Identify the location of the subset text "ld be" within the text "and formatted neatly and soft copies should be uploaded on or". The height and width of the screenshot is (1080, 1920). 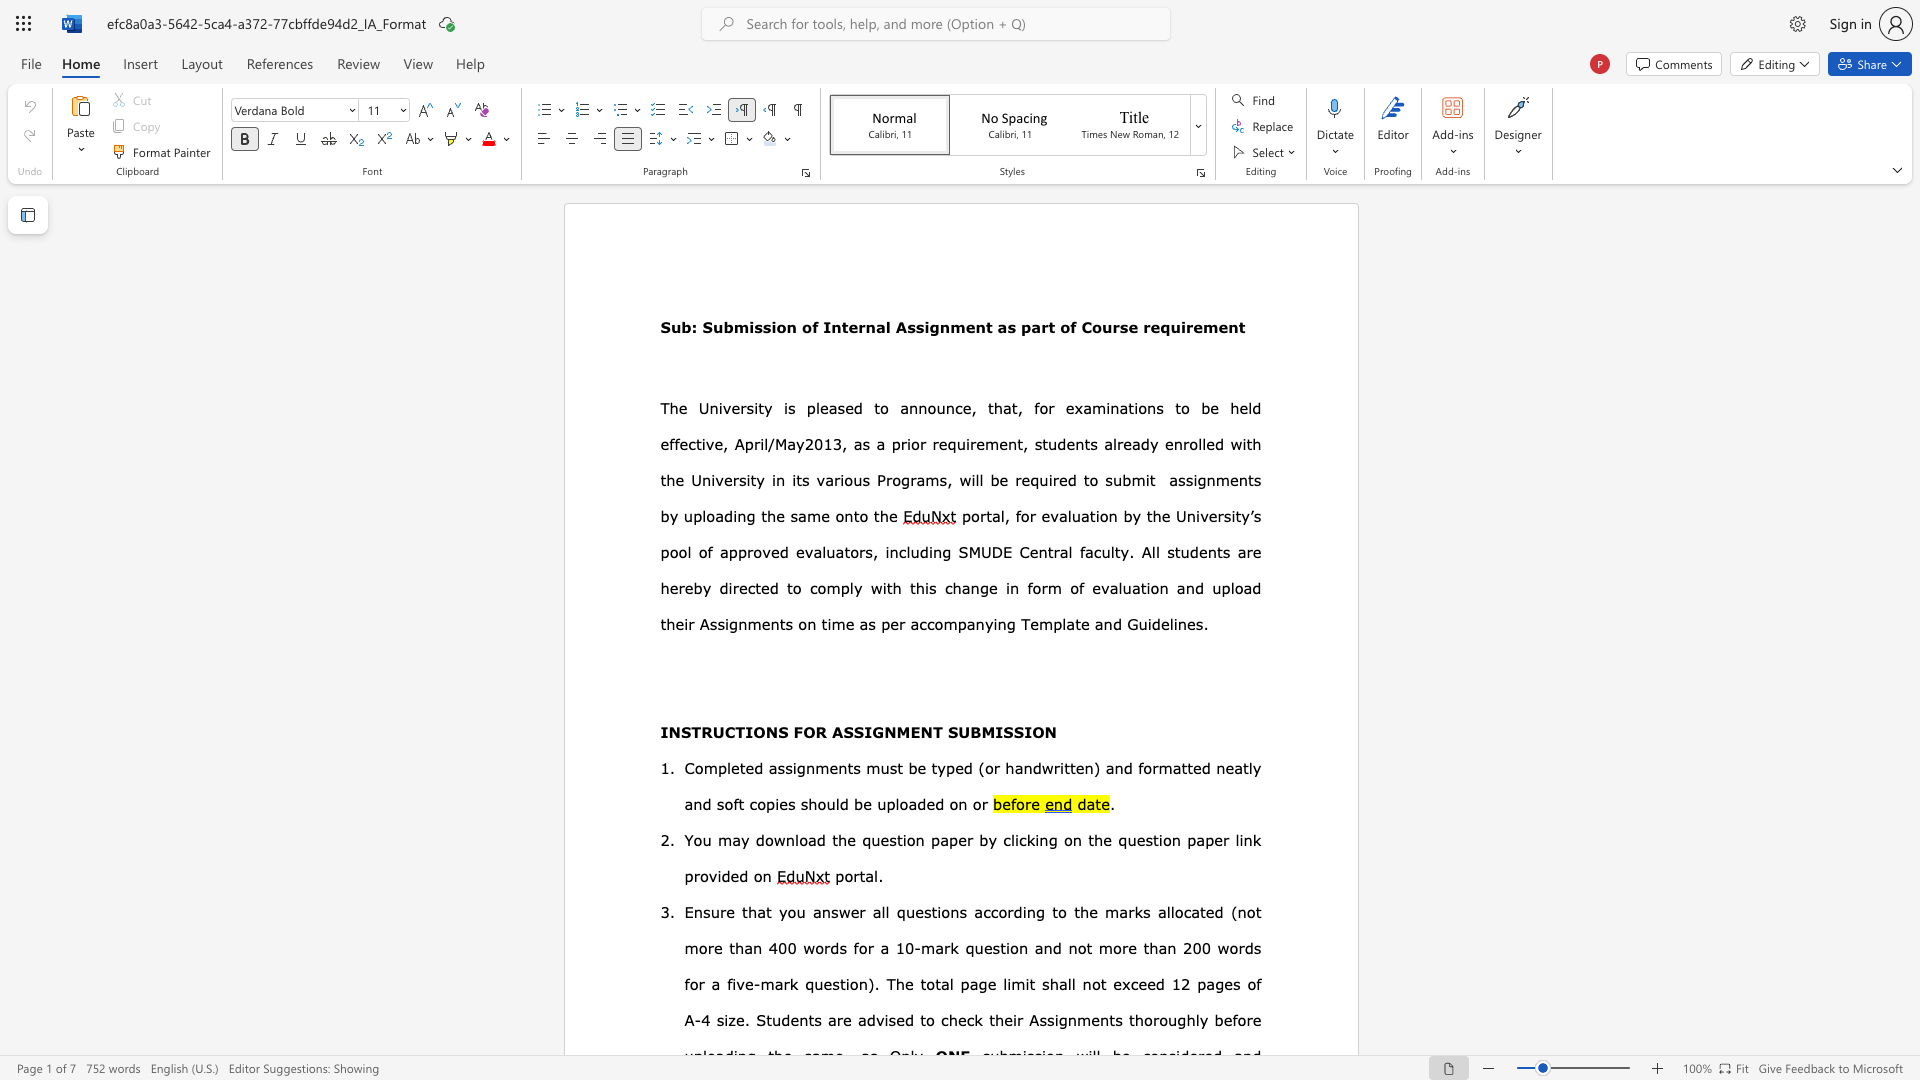
(835, 802).